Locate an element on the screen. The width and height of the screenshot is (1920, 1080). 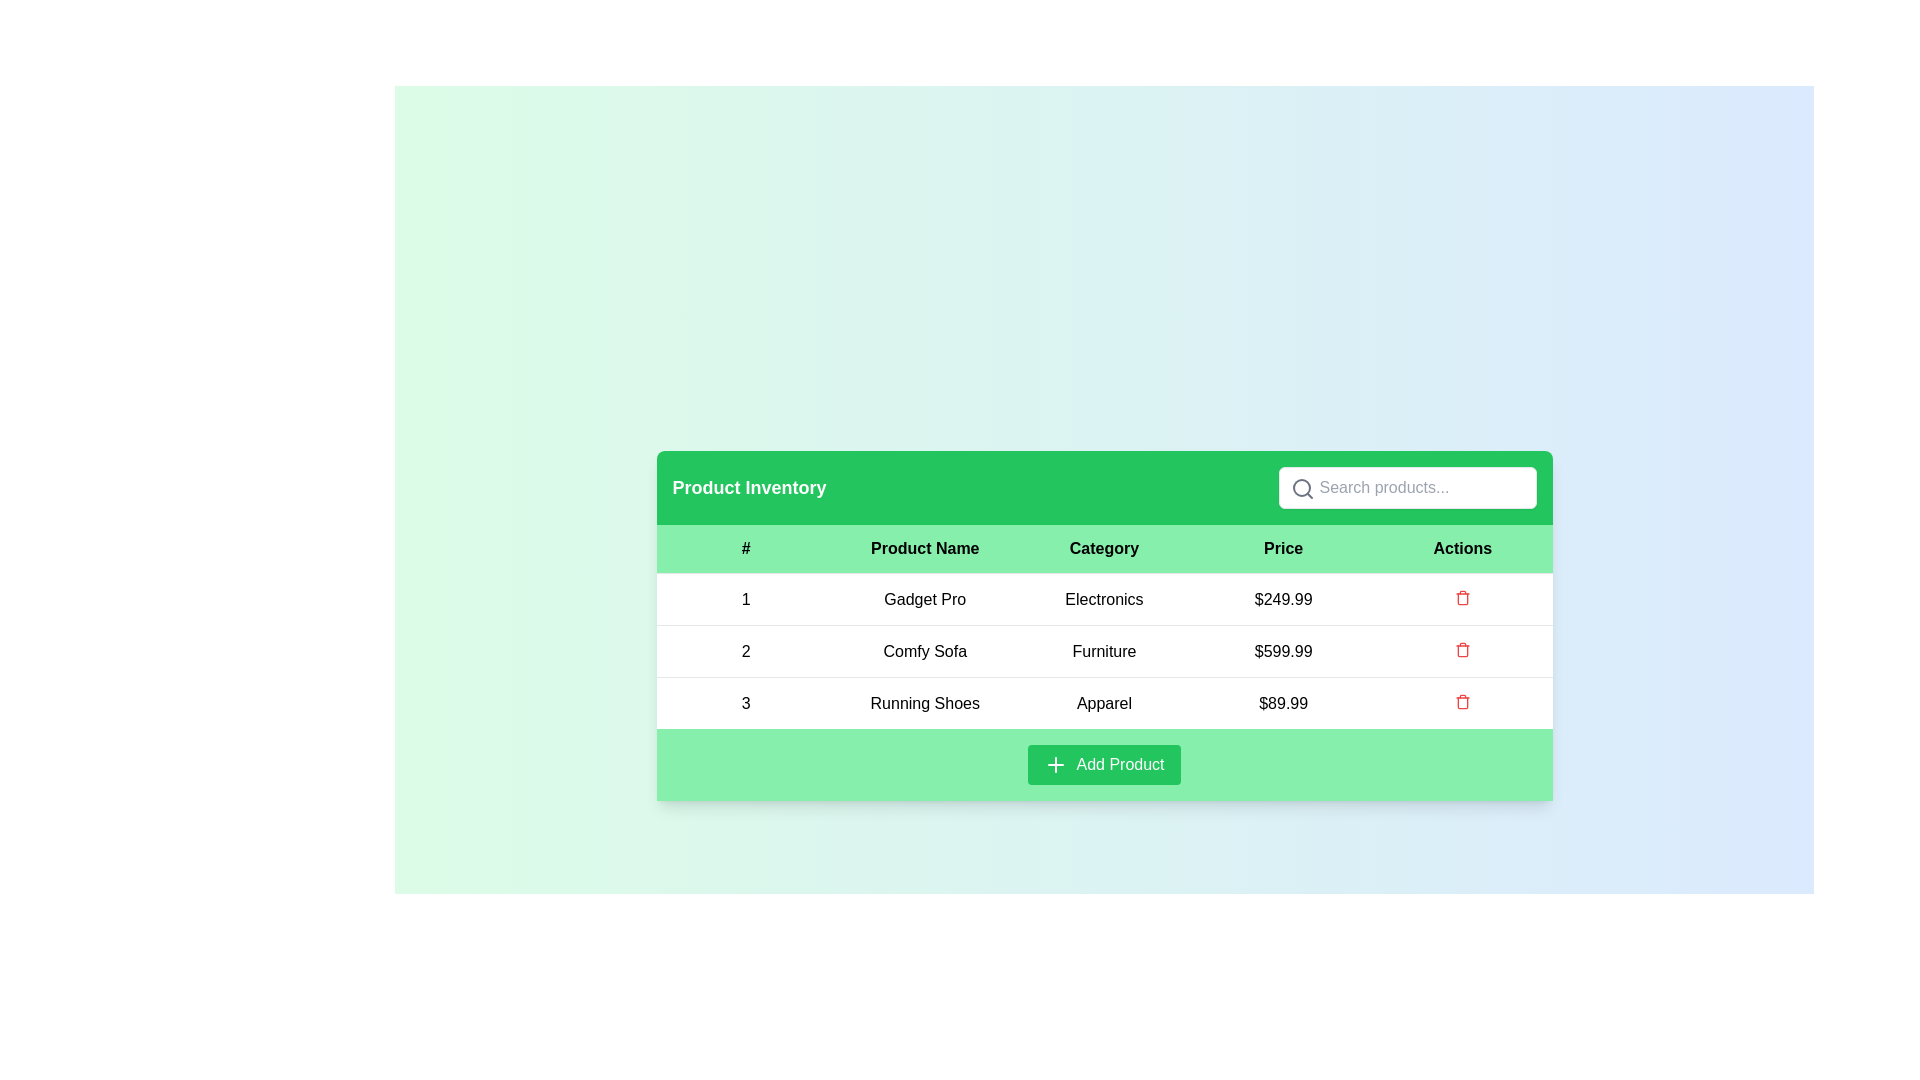
the delete button in the Actions column of the second row for the 'Comfy Sofa' product entry is located at coordinates (1462, 650).